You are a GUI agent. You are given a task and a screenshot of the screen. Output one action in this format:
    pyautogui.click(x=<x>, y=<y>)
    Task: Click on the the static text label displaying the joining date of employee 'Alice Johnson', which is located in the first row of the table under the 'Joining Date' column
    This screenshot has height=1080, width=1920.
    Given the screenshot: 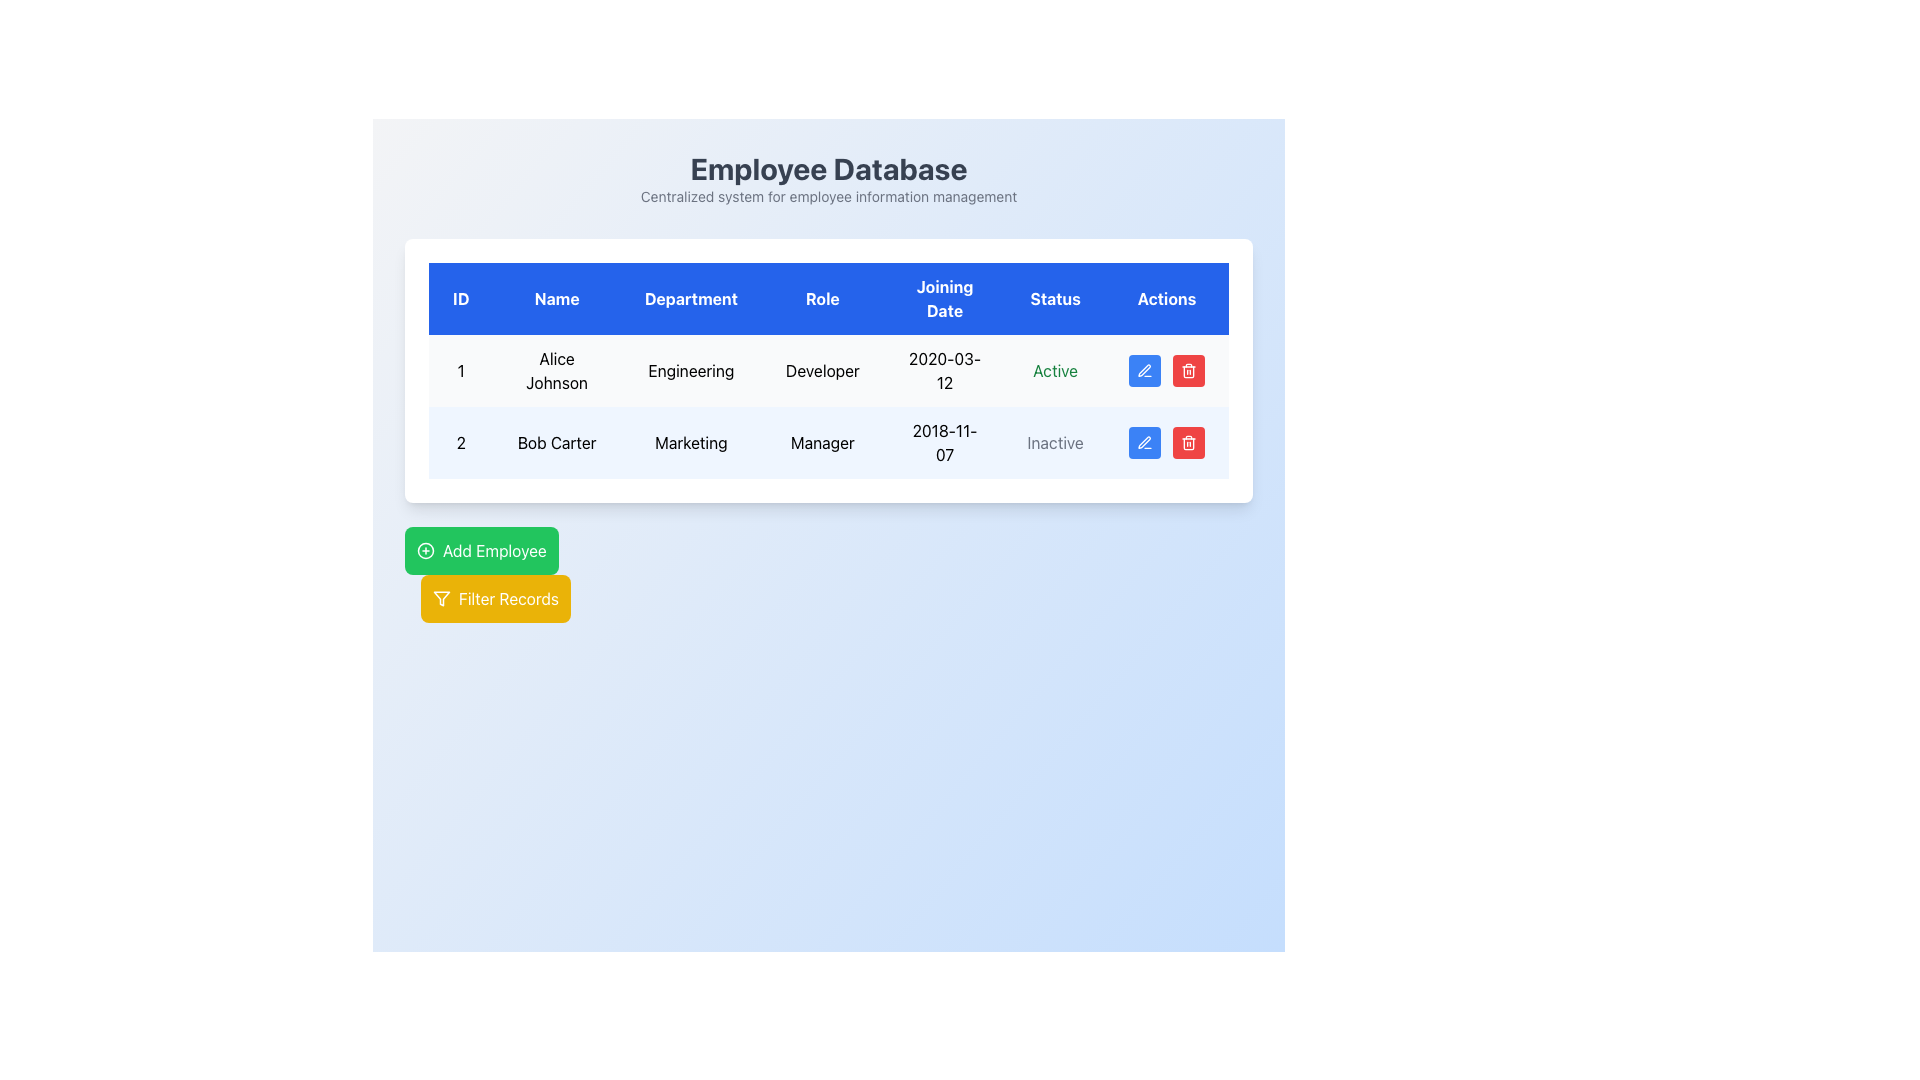 What is the action you would take?
    pyautogui.click(x=944, y=370)
    